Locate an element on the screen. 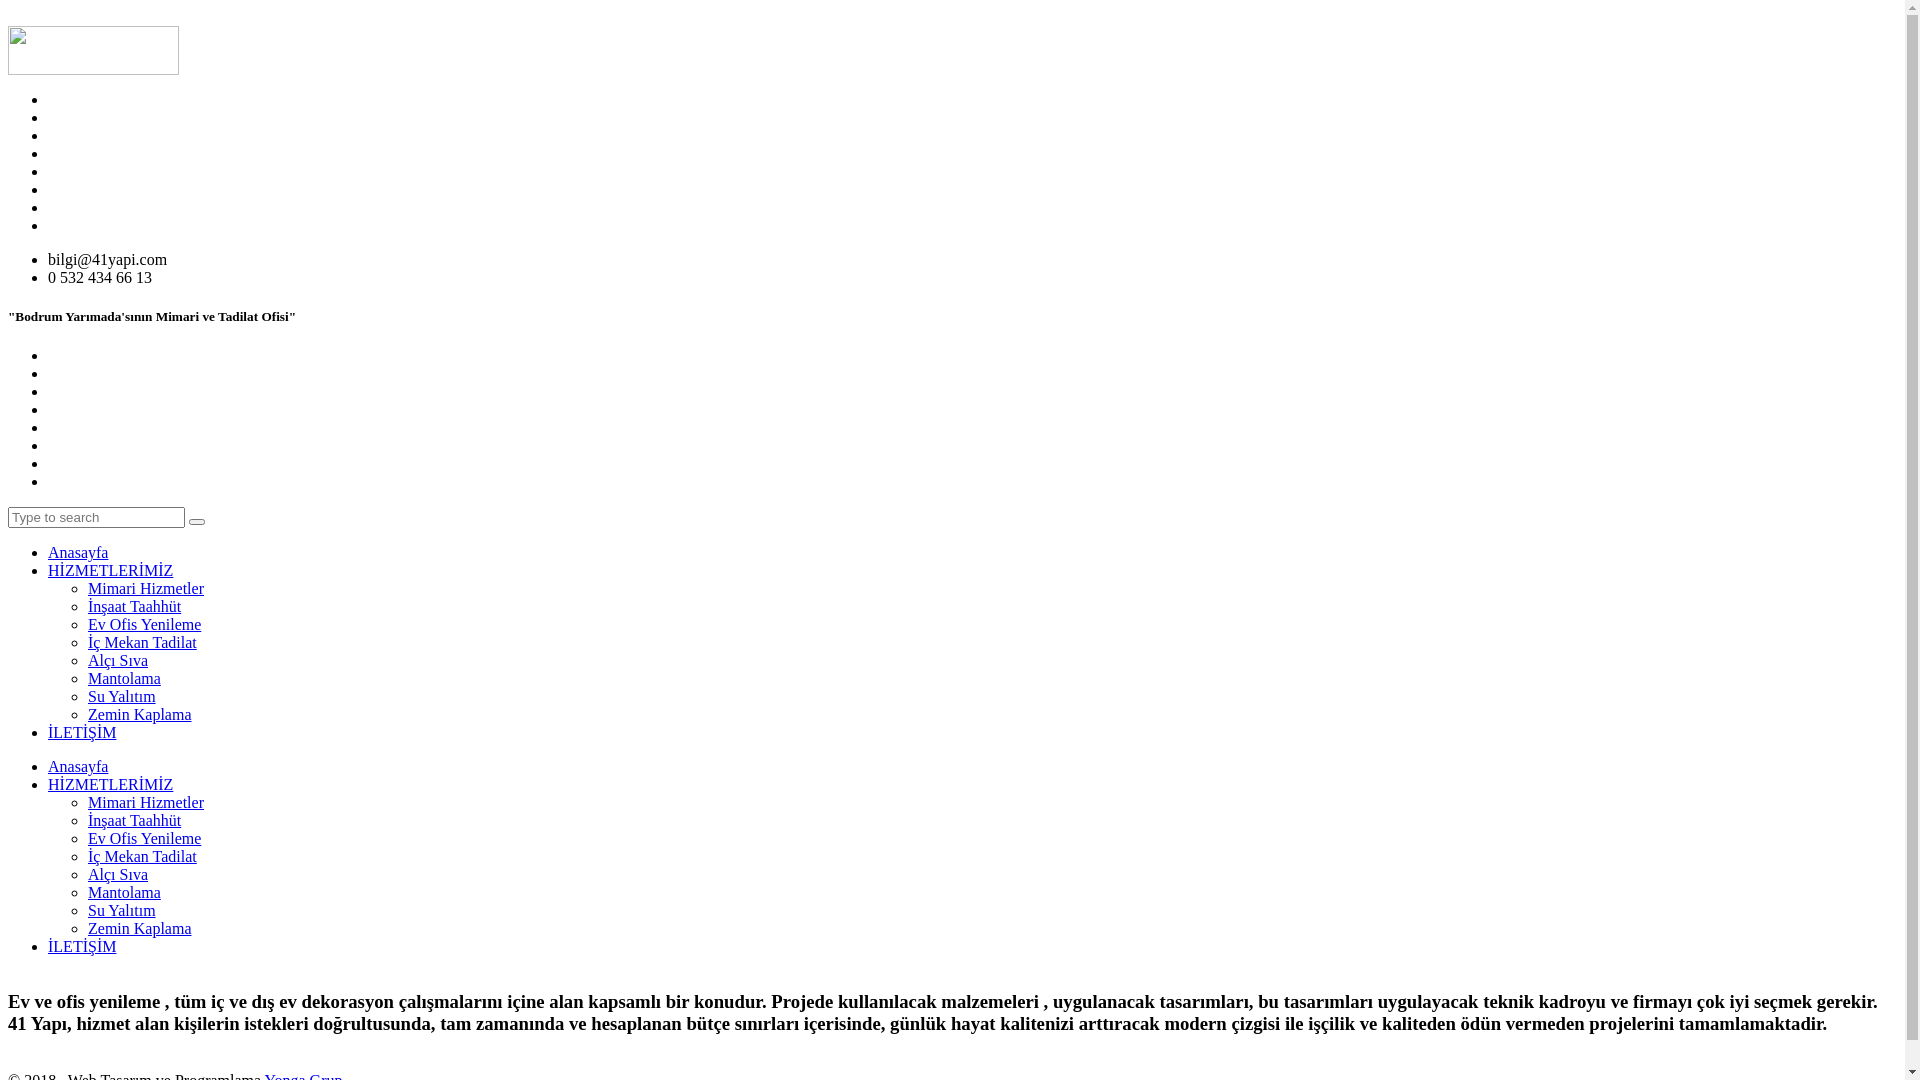  'Mantolama' is located at coordinates (123, 891).